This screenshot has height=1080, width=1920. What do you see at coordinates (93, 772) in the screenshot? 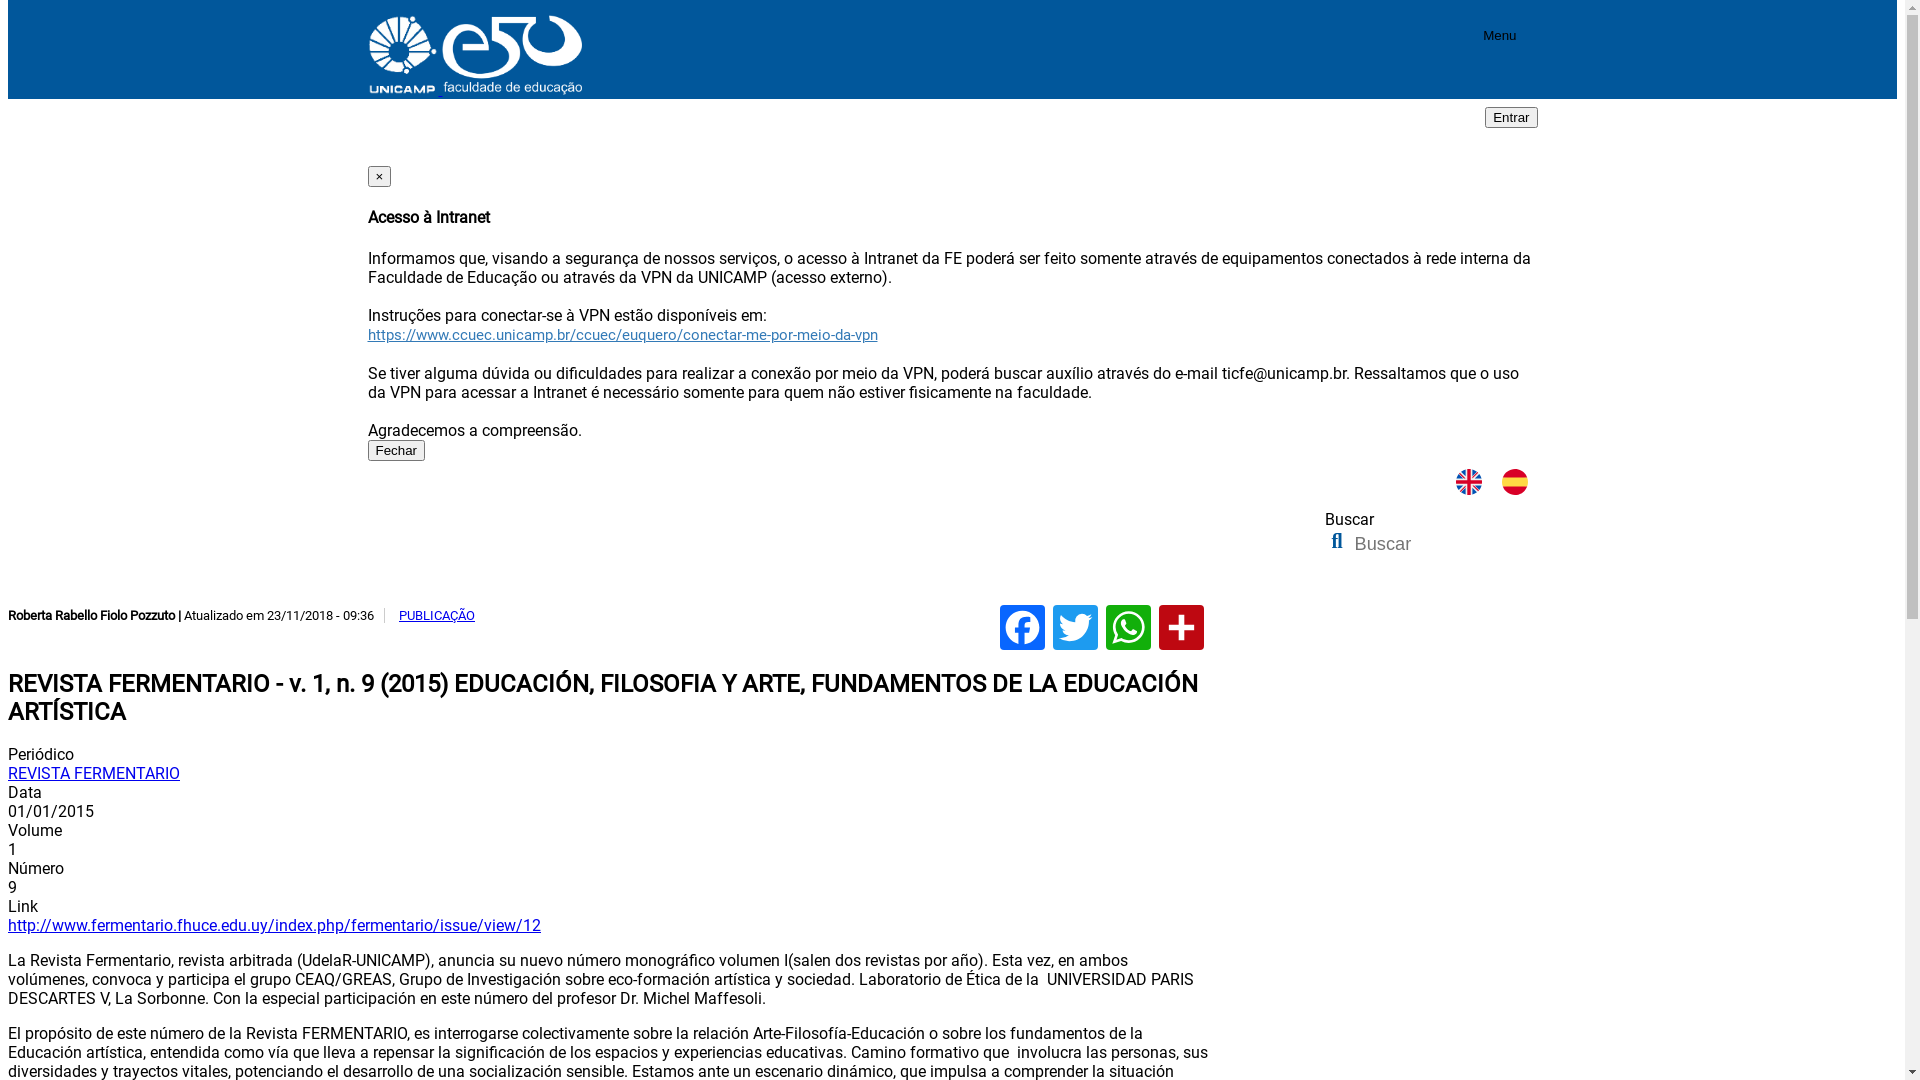
I see `'REVISTA FERMENTARIO'` at bounding box center [93, 772].